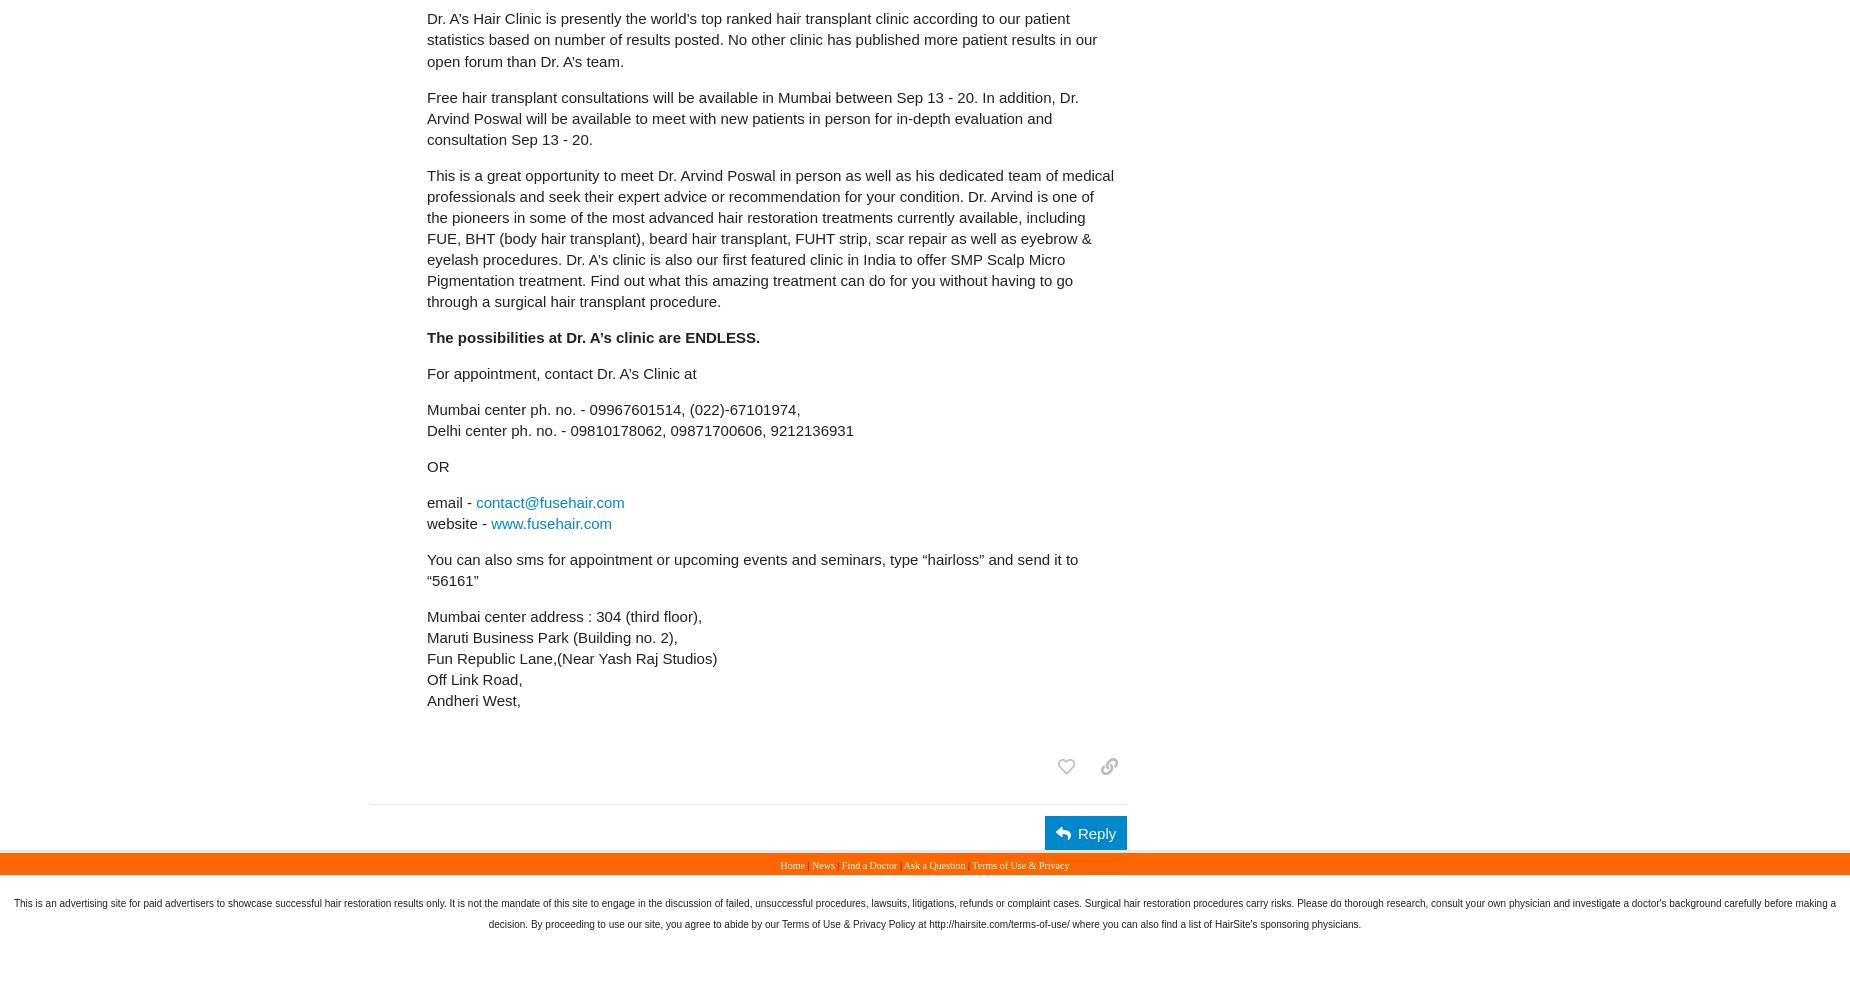 This screenshot has height=1000, width=1850. Describe the element at coordinates (640, 429) in the screenshot. I see `'Delhi center ph. no. - 09810178062, 09871700606, 9212136931'` at that location.